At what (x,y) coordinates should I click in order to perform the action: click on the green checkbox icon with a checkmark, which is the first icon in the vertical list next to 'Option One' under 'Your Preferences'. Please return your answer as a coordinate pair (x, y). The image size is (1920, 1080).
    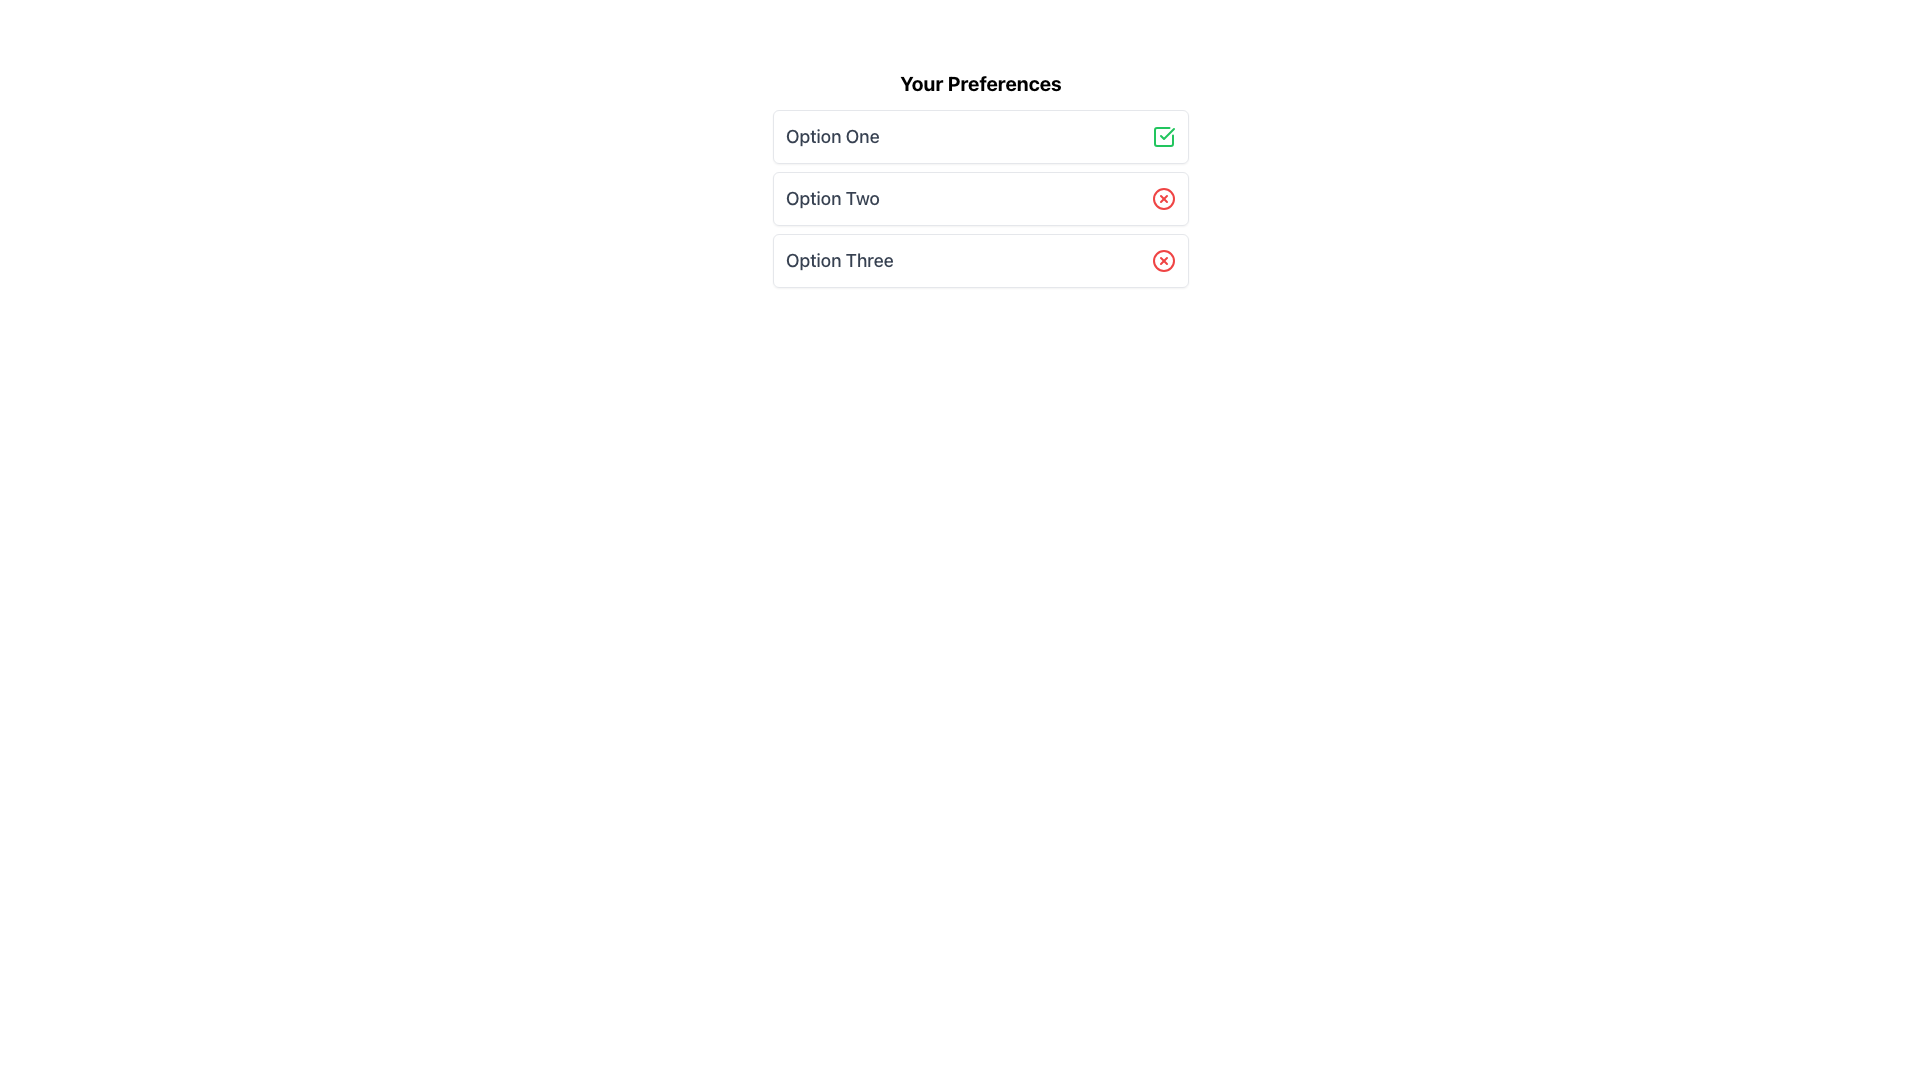
    Looking at the image, I should click on (1163, 136).